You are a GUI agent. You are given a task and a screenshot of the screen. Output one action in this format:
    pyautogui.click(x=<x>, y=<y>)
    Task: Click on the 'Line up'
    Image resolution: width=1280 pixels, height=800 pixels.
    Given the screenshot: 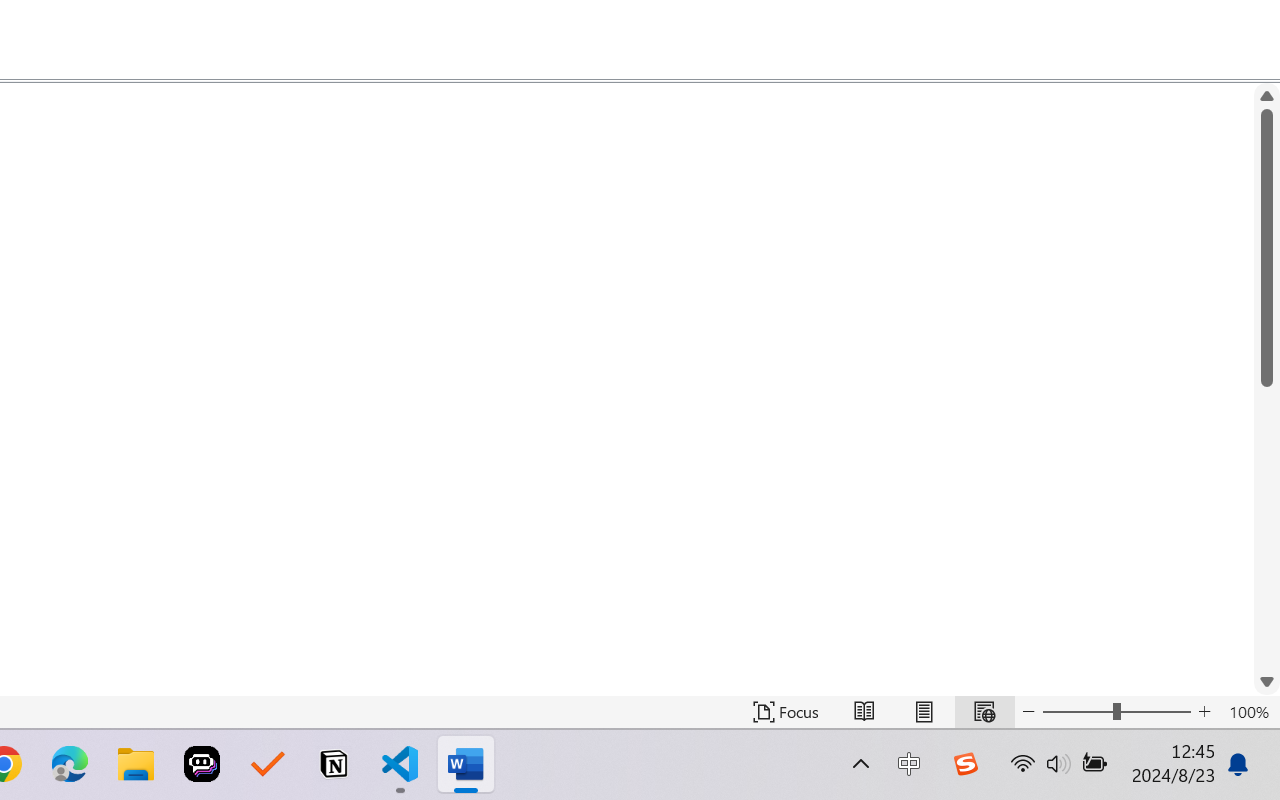 What is the action you would take?
    pyautogui.click(x=1266, y=96)
    